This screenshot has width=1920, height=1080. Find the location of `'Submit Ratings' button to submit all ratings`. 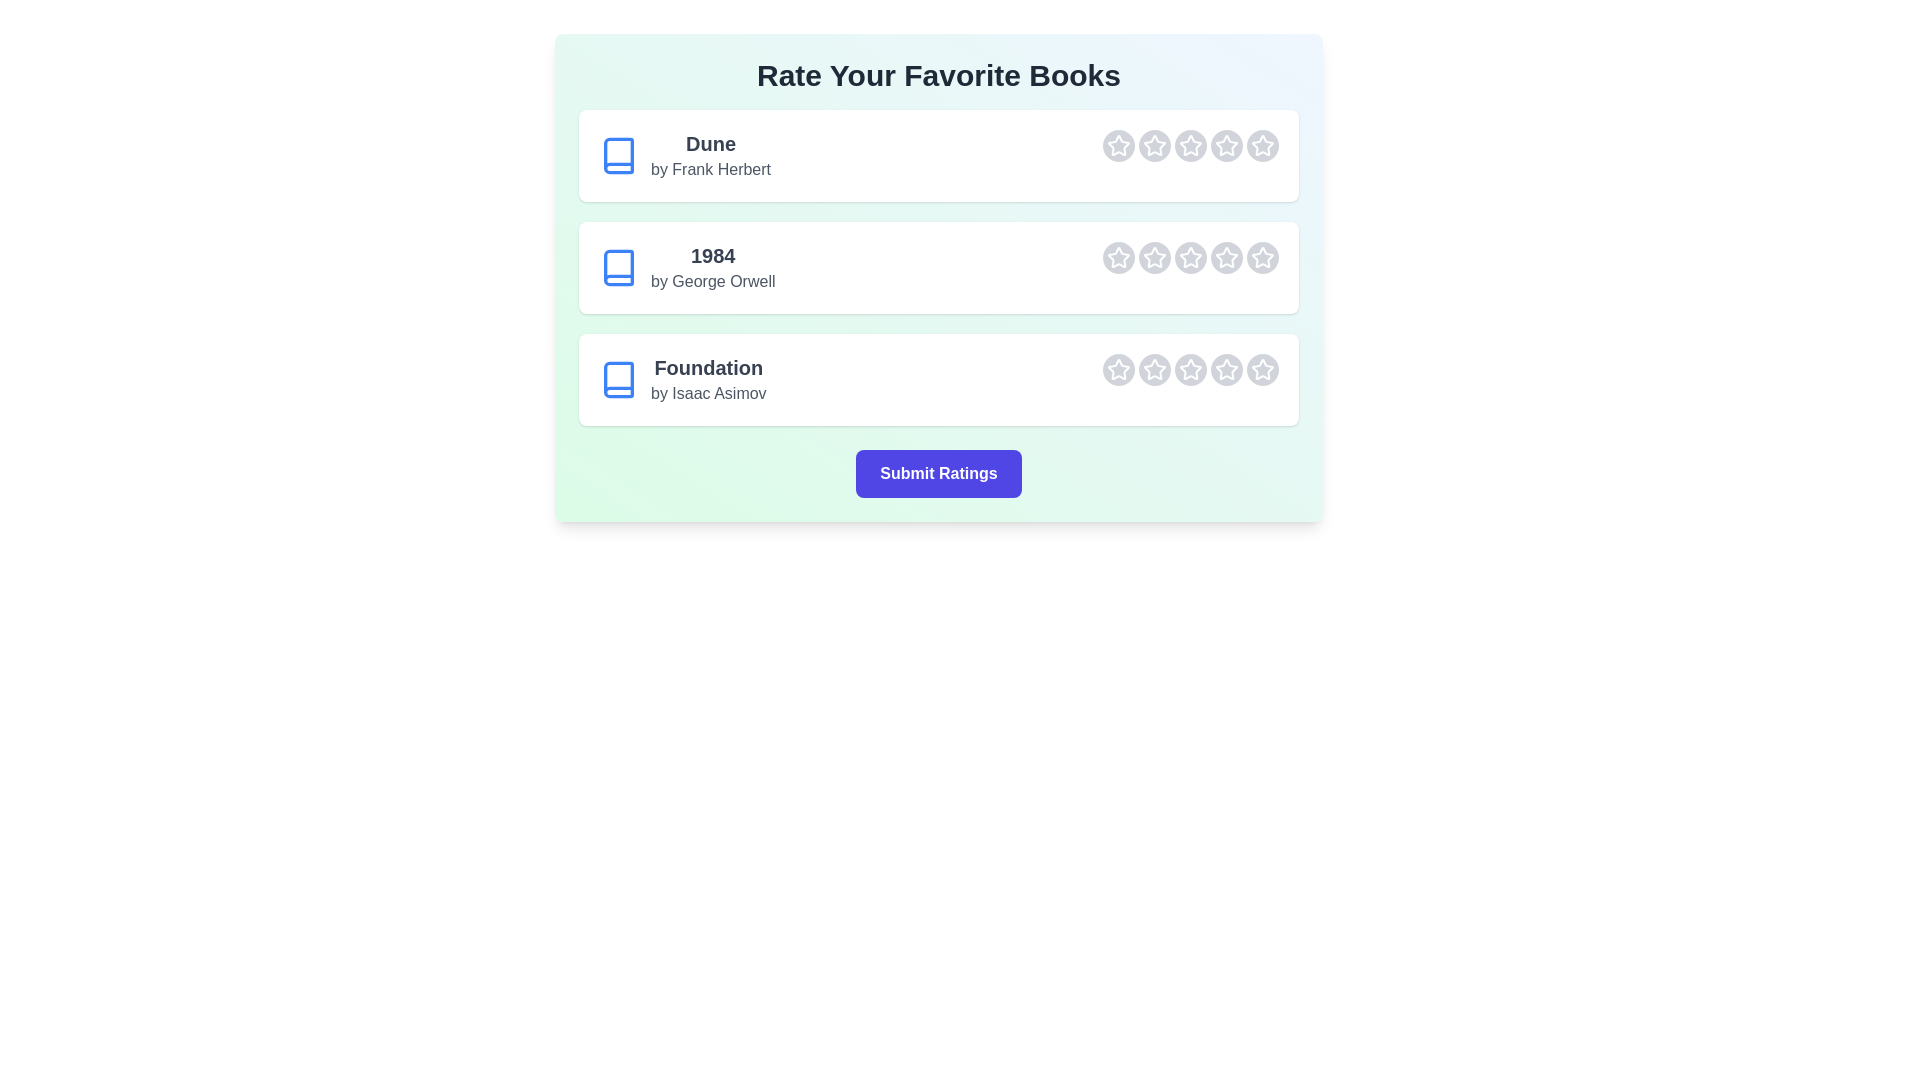

'Submit Ratings' button to submit all ratings is located at coordinates (938, 474).